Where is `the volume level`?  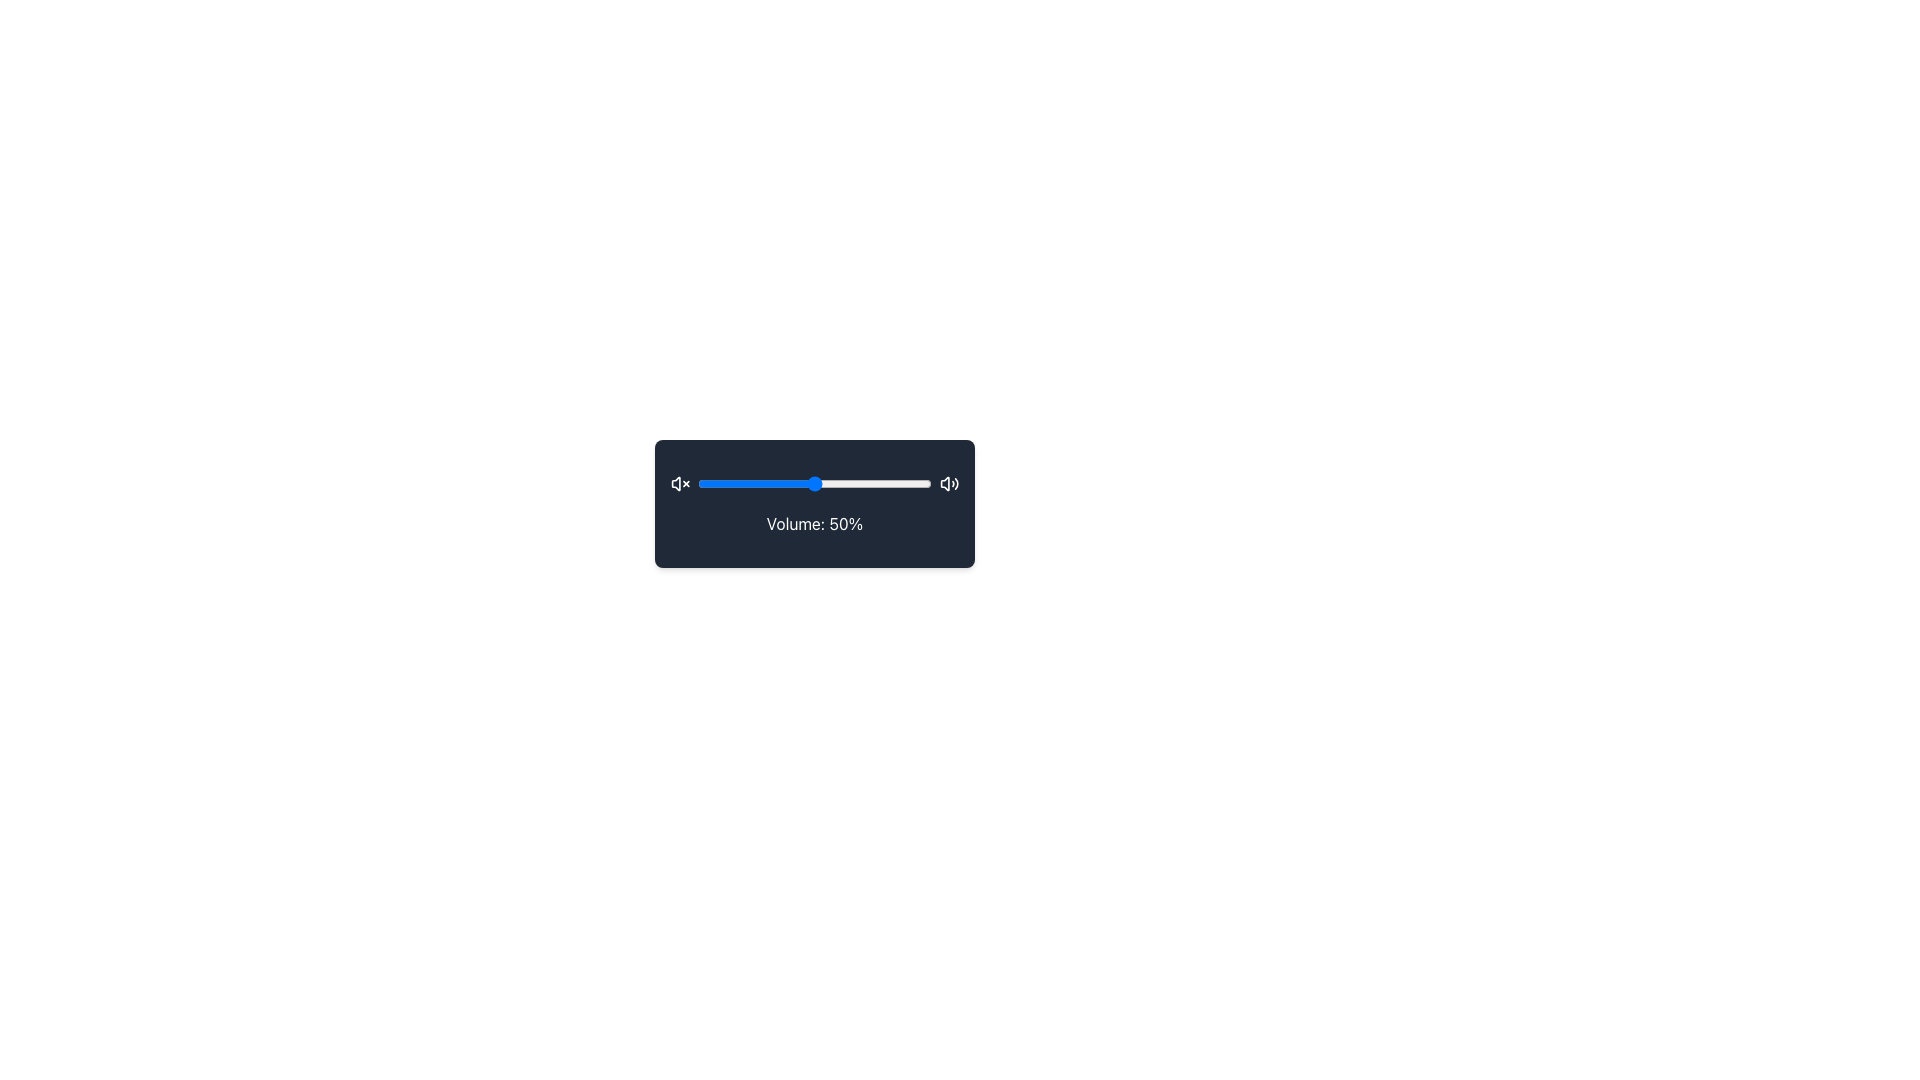
the volume level is located at coordinates (741, 483).